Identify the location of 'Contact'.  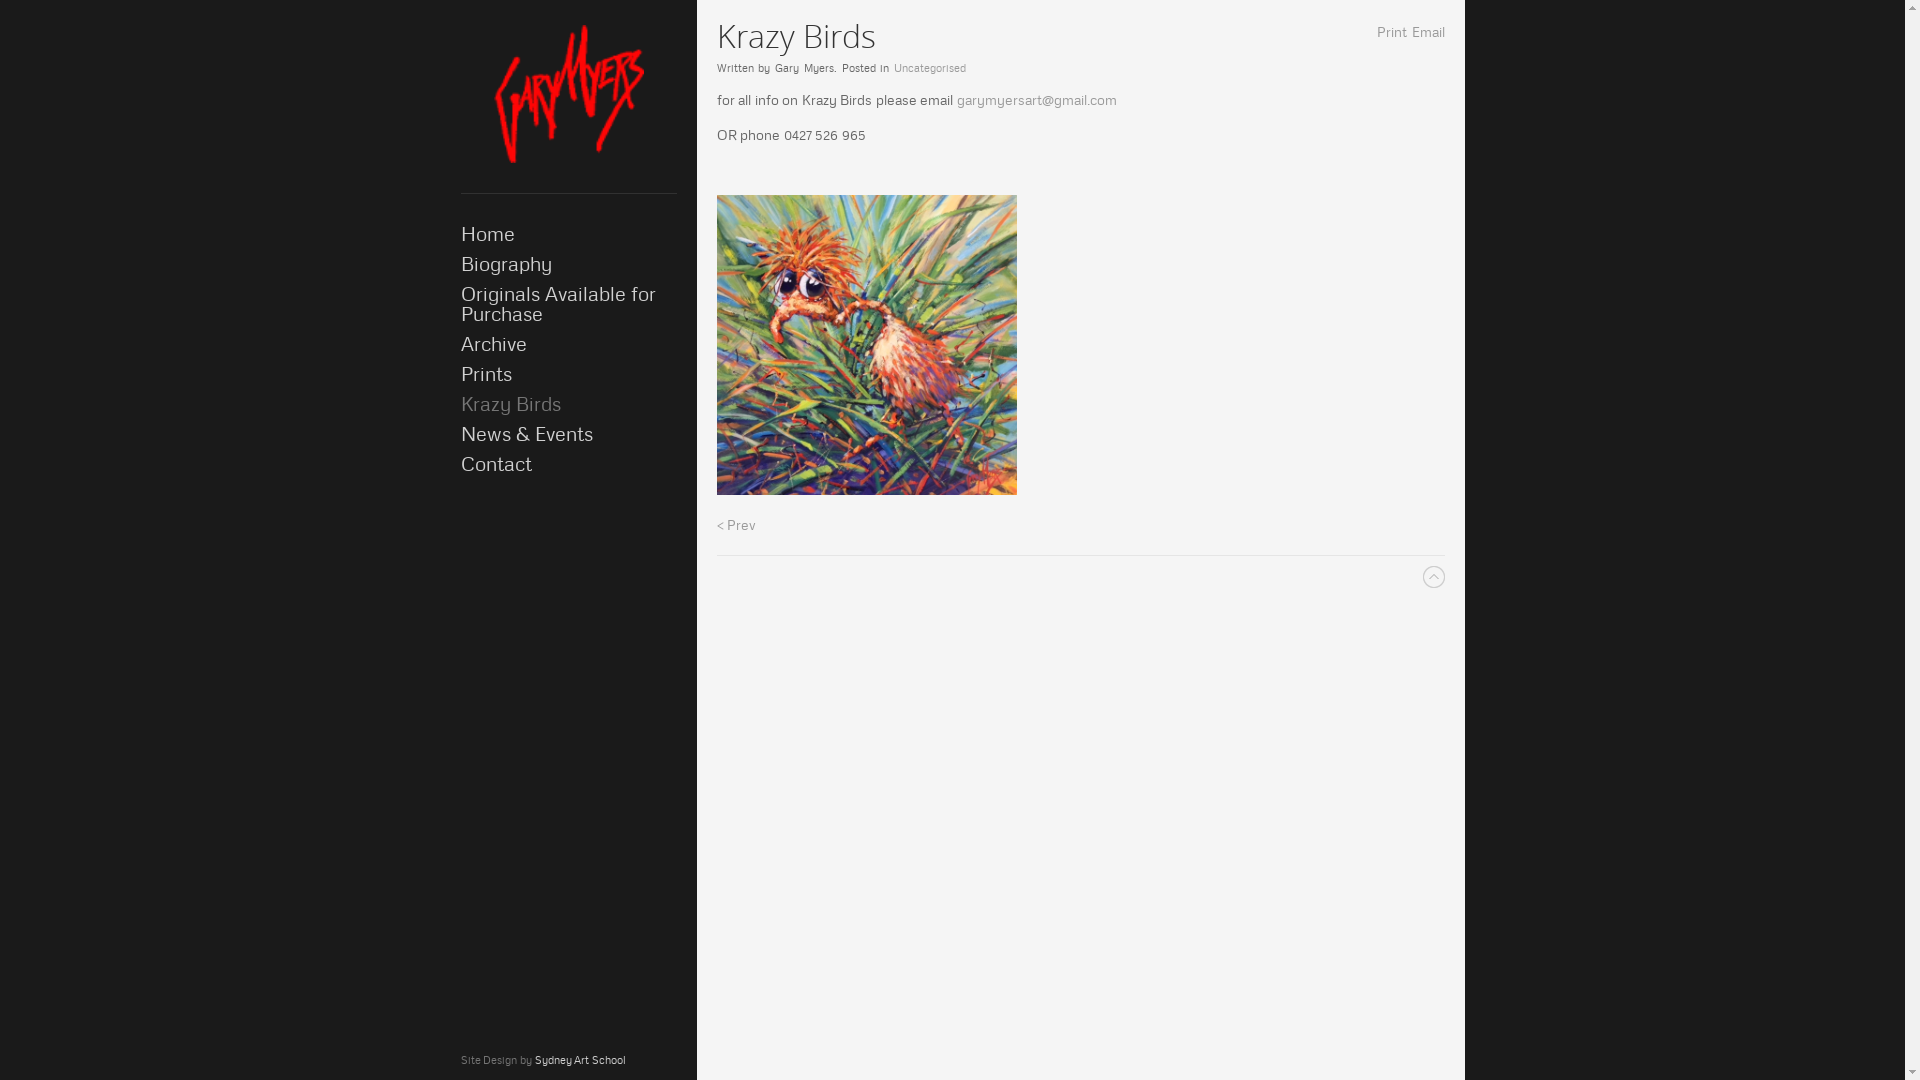
(566, 463).